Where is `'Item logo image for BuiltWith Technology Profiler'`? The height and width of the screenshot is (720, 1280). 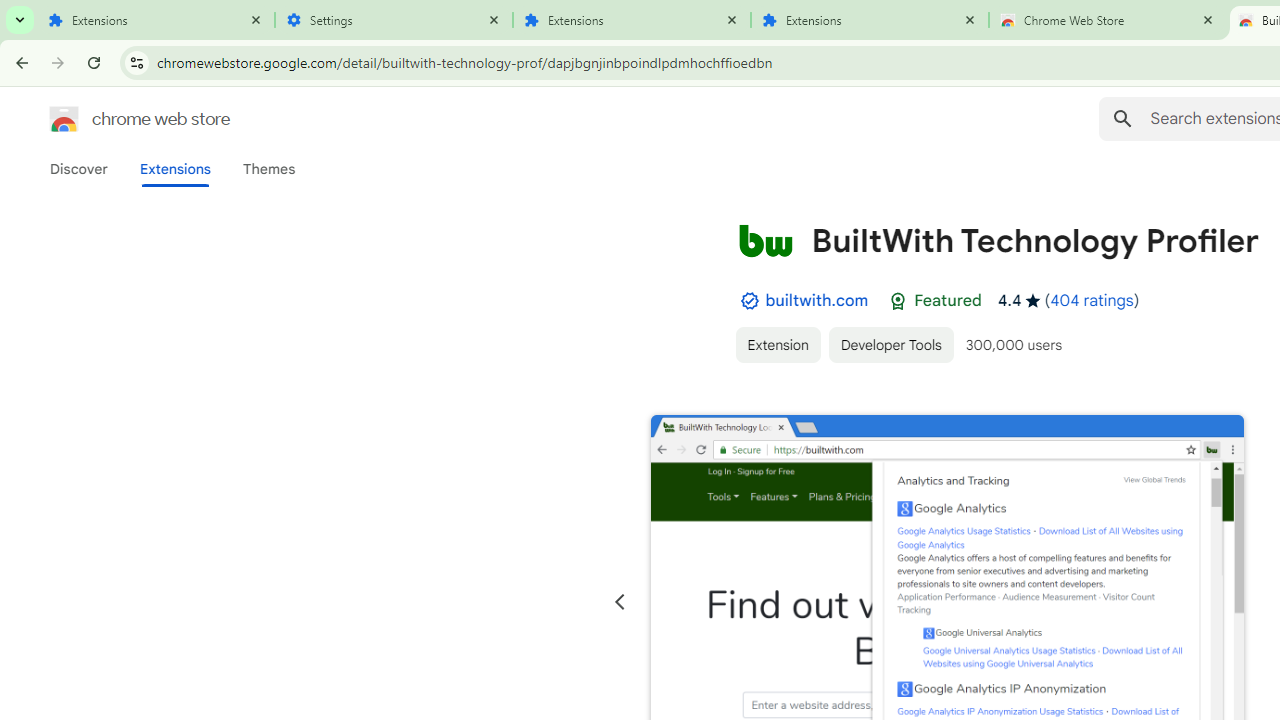 'Item logo image for BuiltWith Technology Profiler' is located at coordinates (764, 239).